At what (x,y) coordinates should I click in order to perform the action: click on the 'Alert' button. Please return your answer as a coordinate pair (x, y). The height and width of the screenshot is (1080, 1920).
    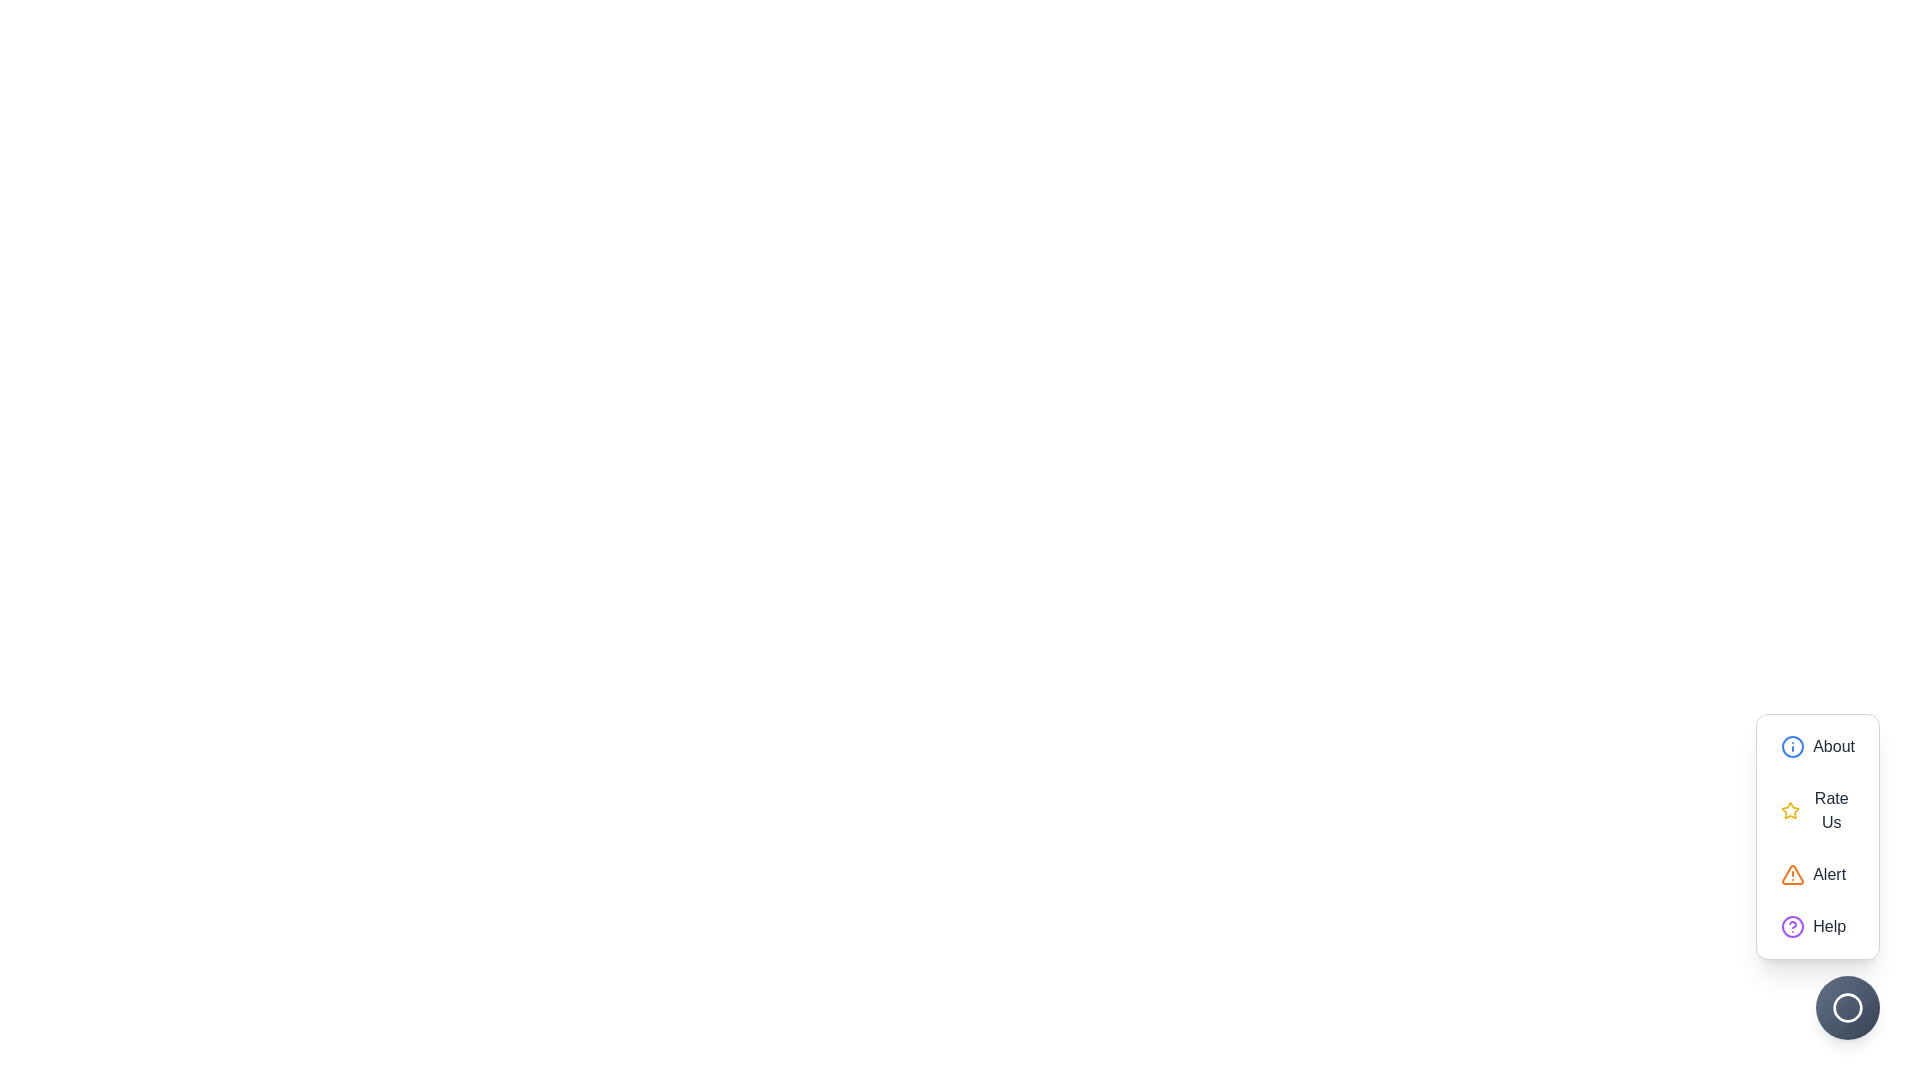
    Looking at the image, I should click on (1818, 874).